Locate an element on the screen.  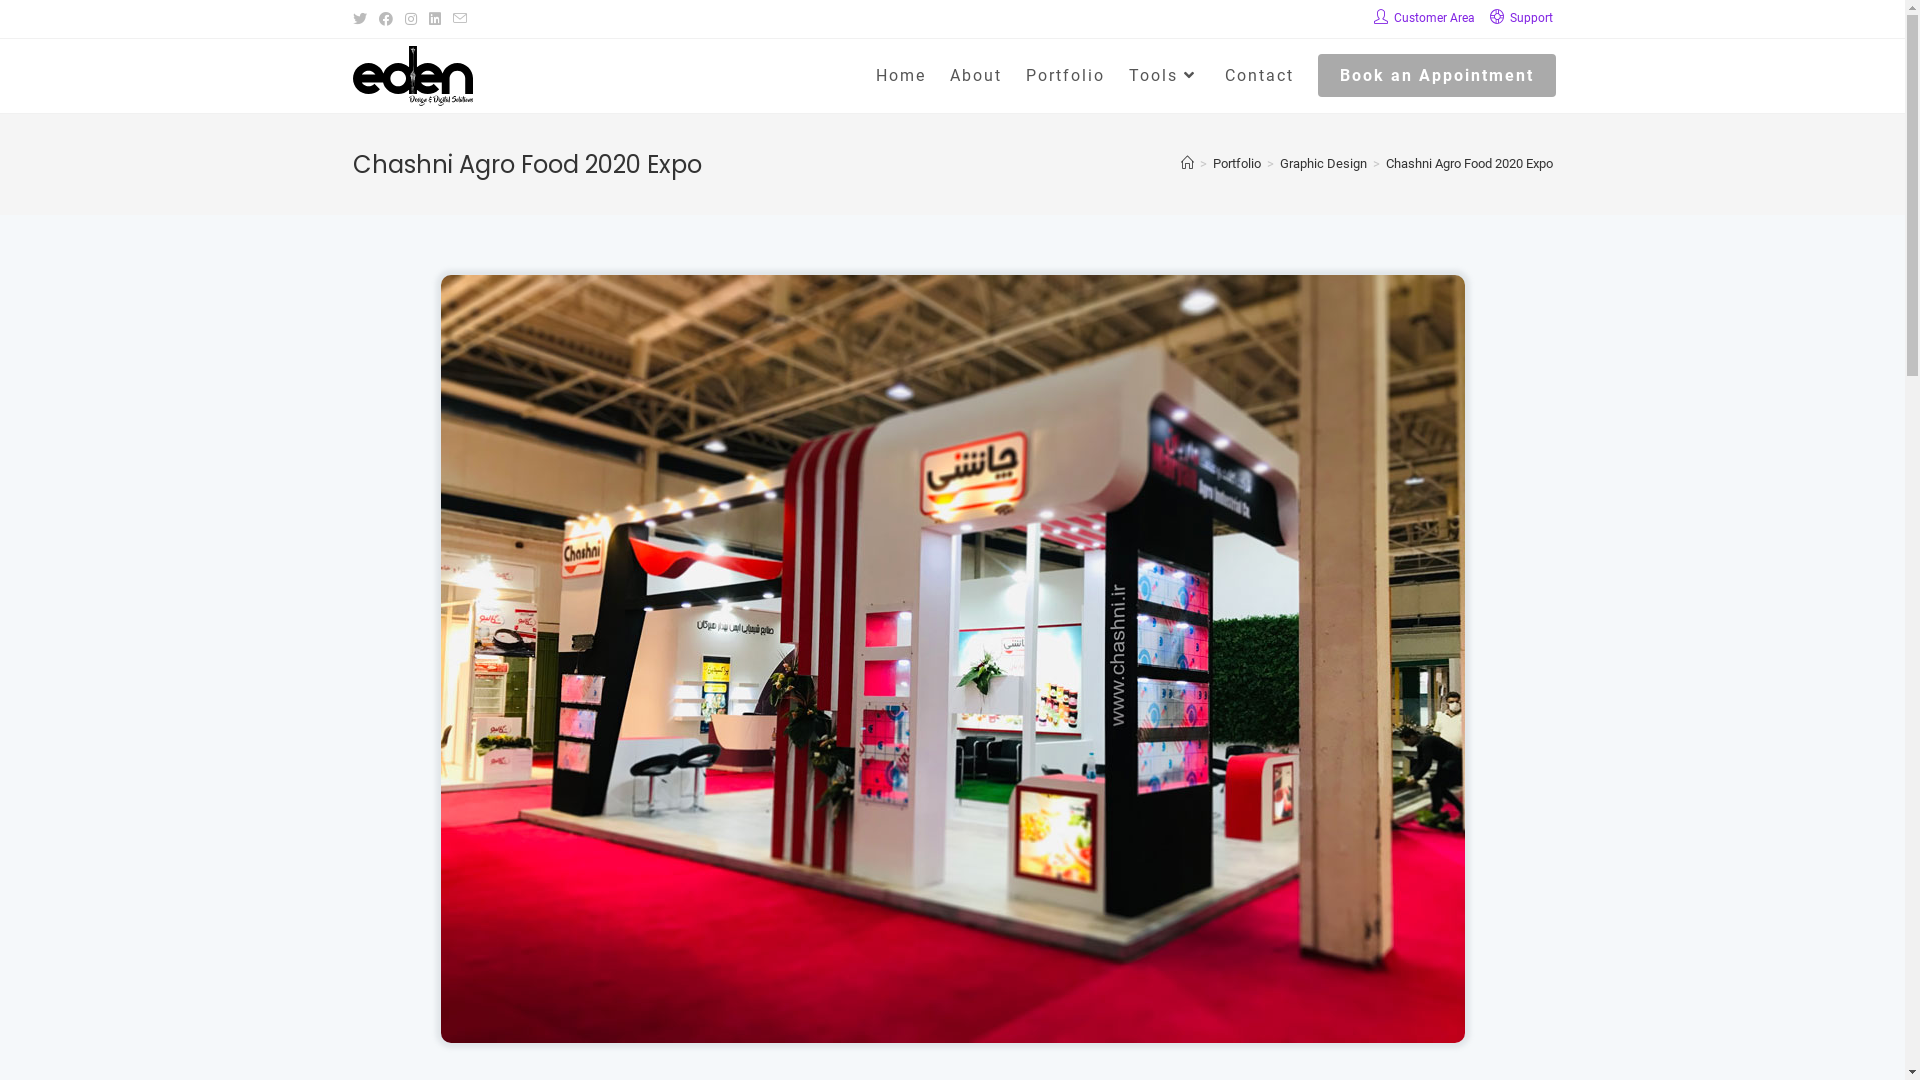
'info@eden.bz' is located at coordinates (464, 863).